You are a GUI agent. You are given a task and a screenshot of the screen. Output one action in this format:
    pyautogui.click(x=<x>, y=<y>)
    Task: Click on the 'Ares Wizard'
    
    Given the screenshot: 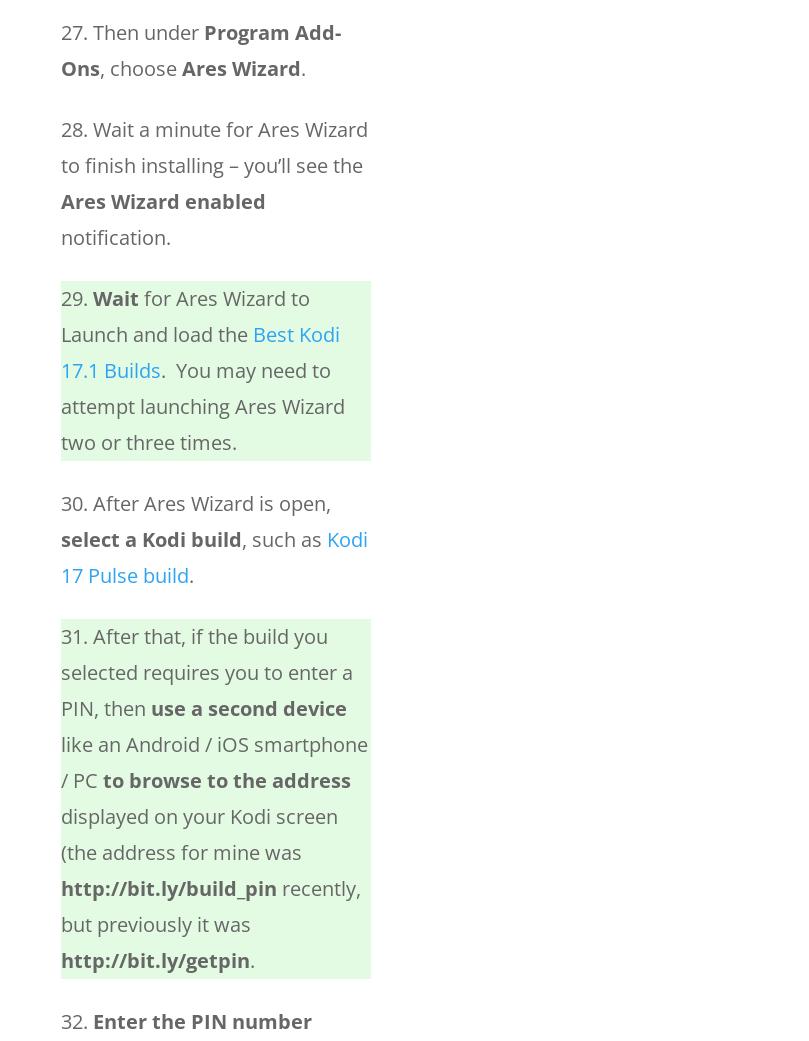 What is the action you would take?
    pyautogui.click(x=240, y=67)
    